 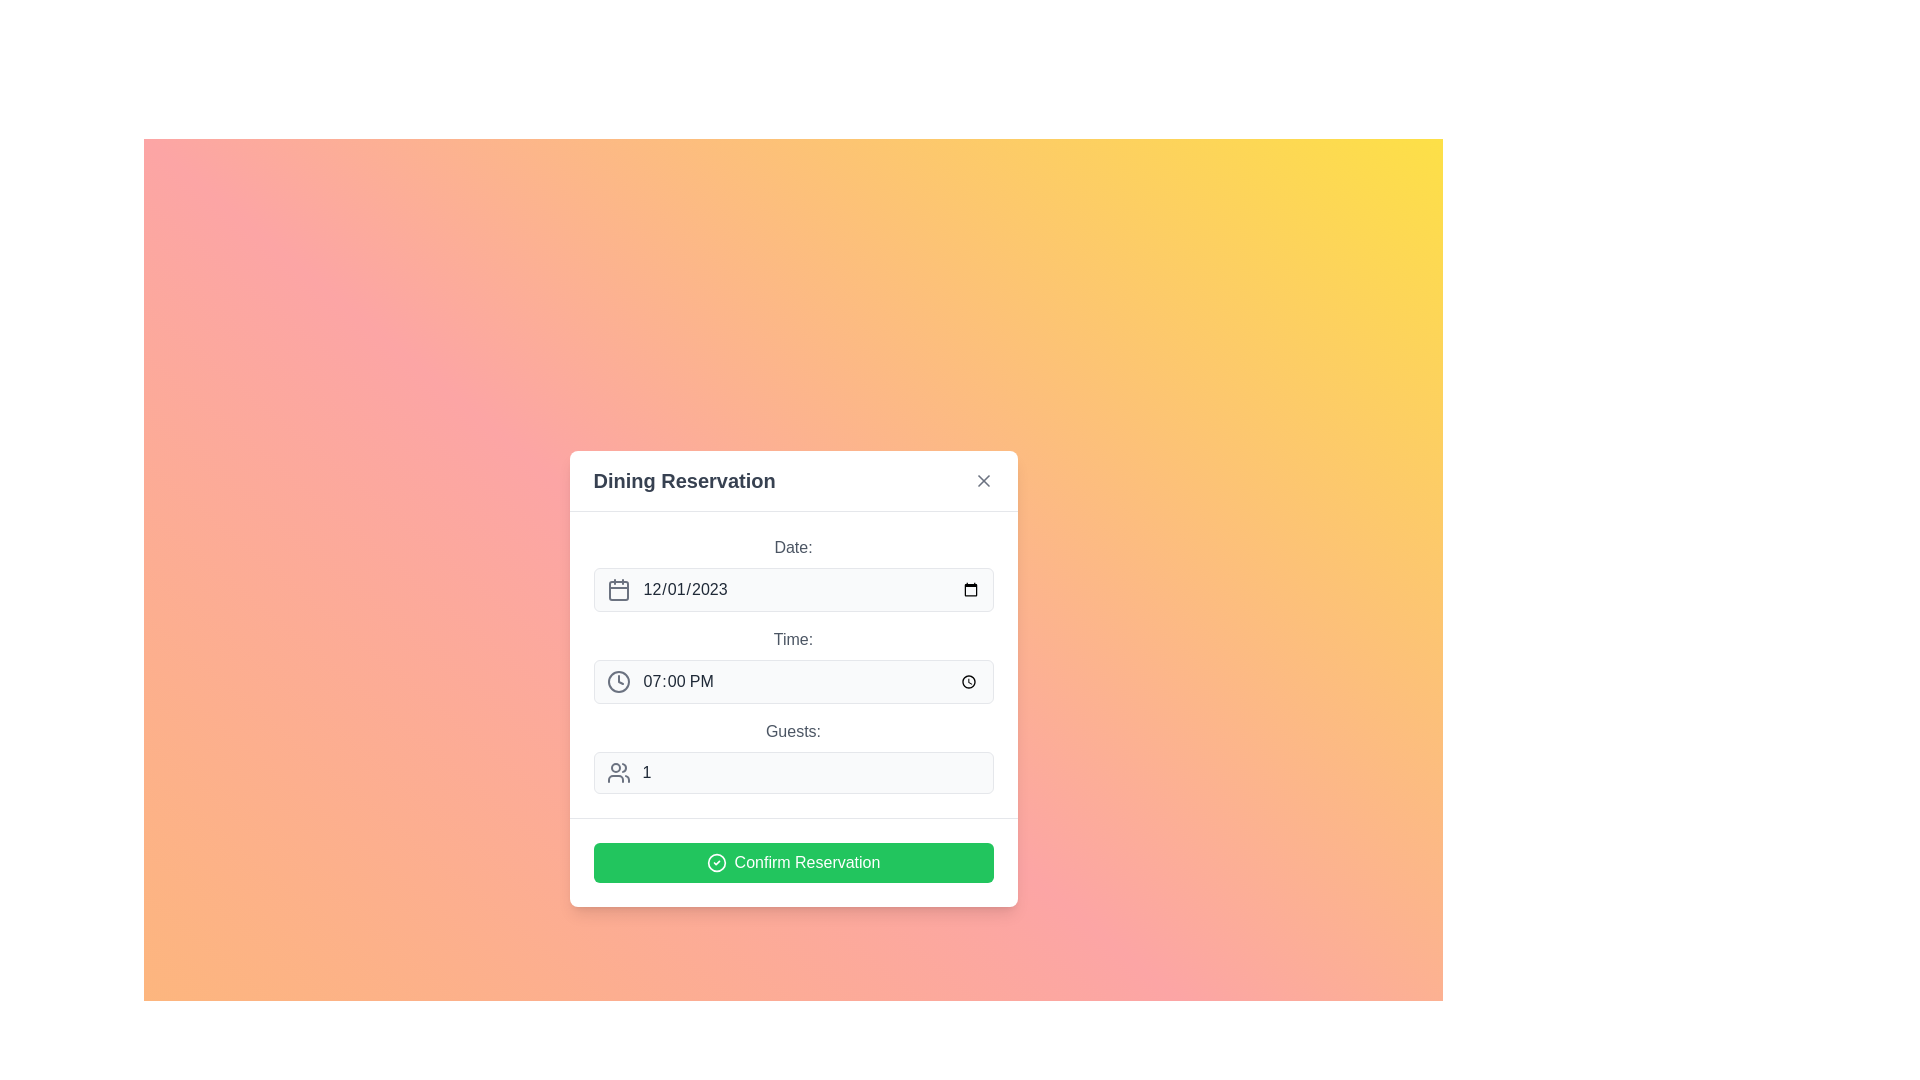 I want to click on the clock icon with a circular border and clock hands located to the left of the time input field labeled '07:00 PM' in the second row of the form, so click(x=617, y=681).